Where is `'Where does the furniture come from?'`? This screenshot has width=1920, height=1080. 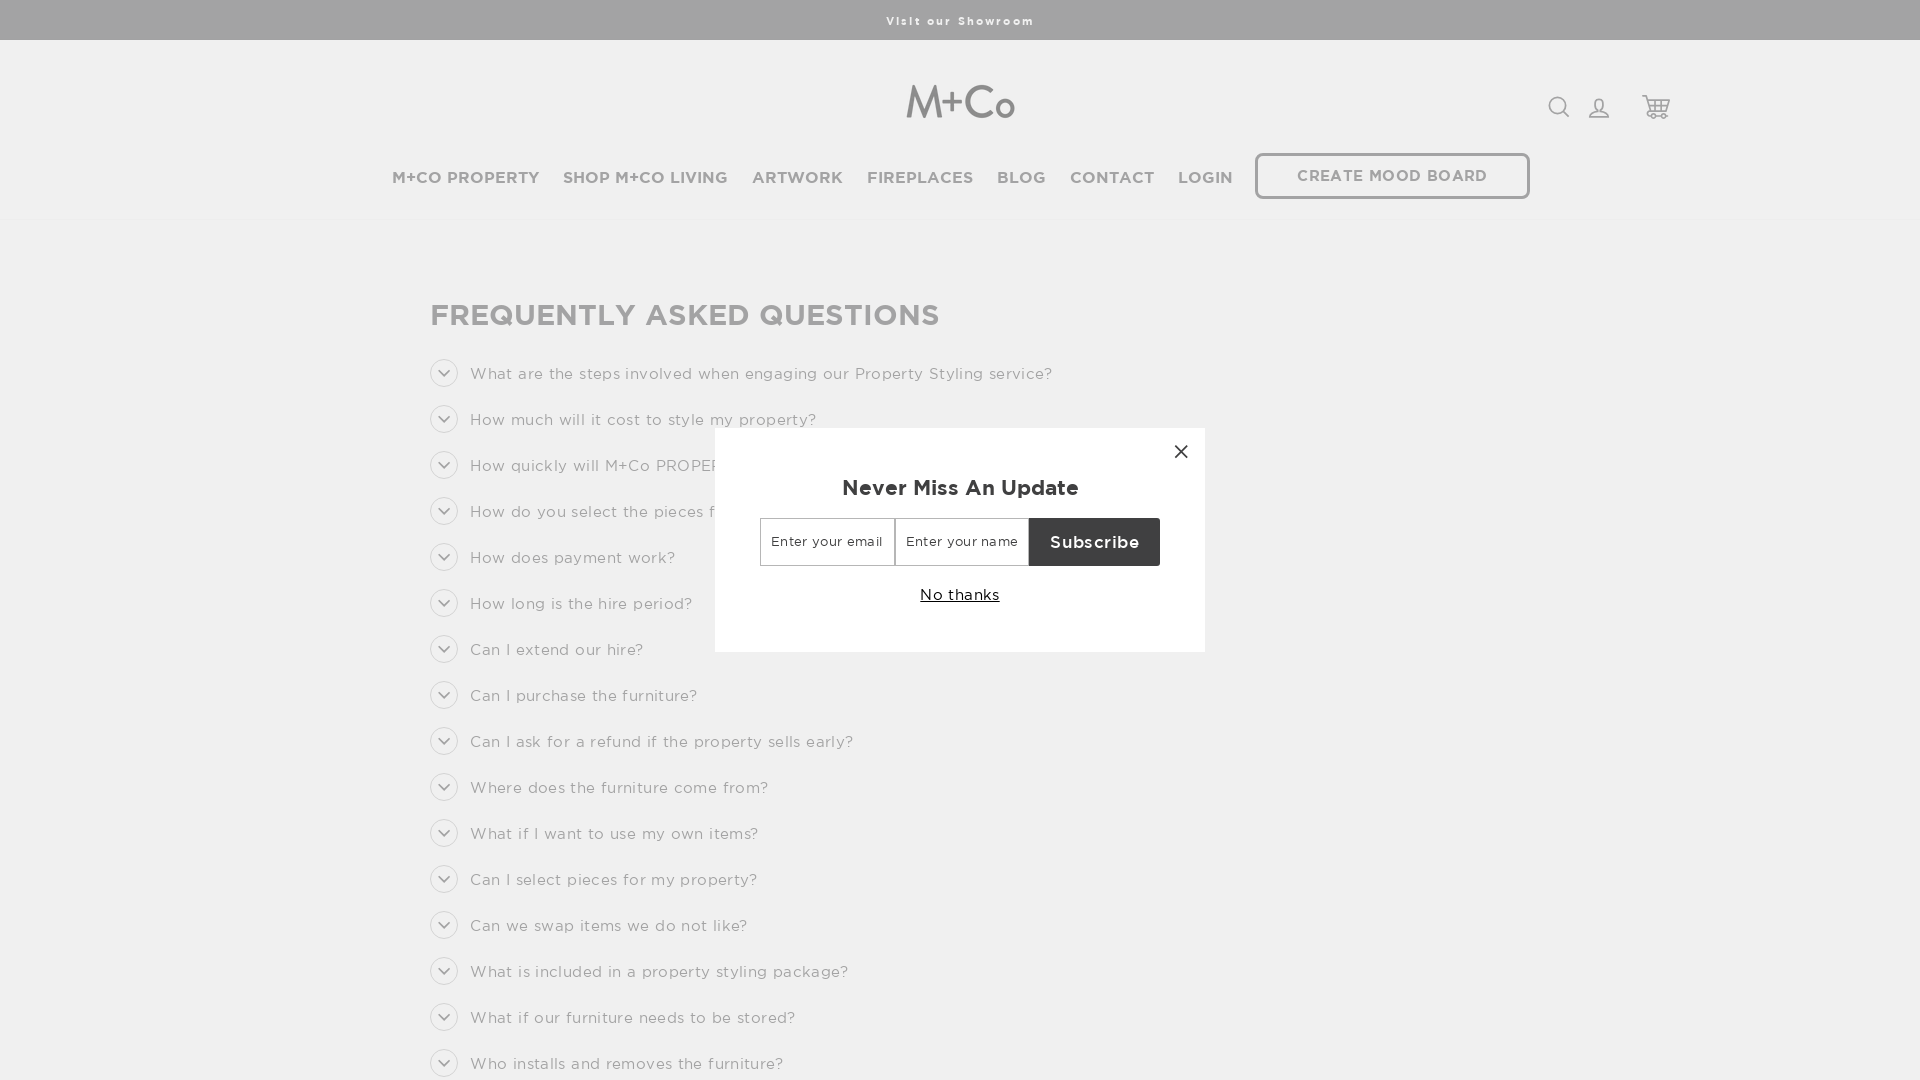
'Where does the furniture come from?' is located at coordinates (598, 785).